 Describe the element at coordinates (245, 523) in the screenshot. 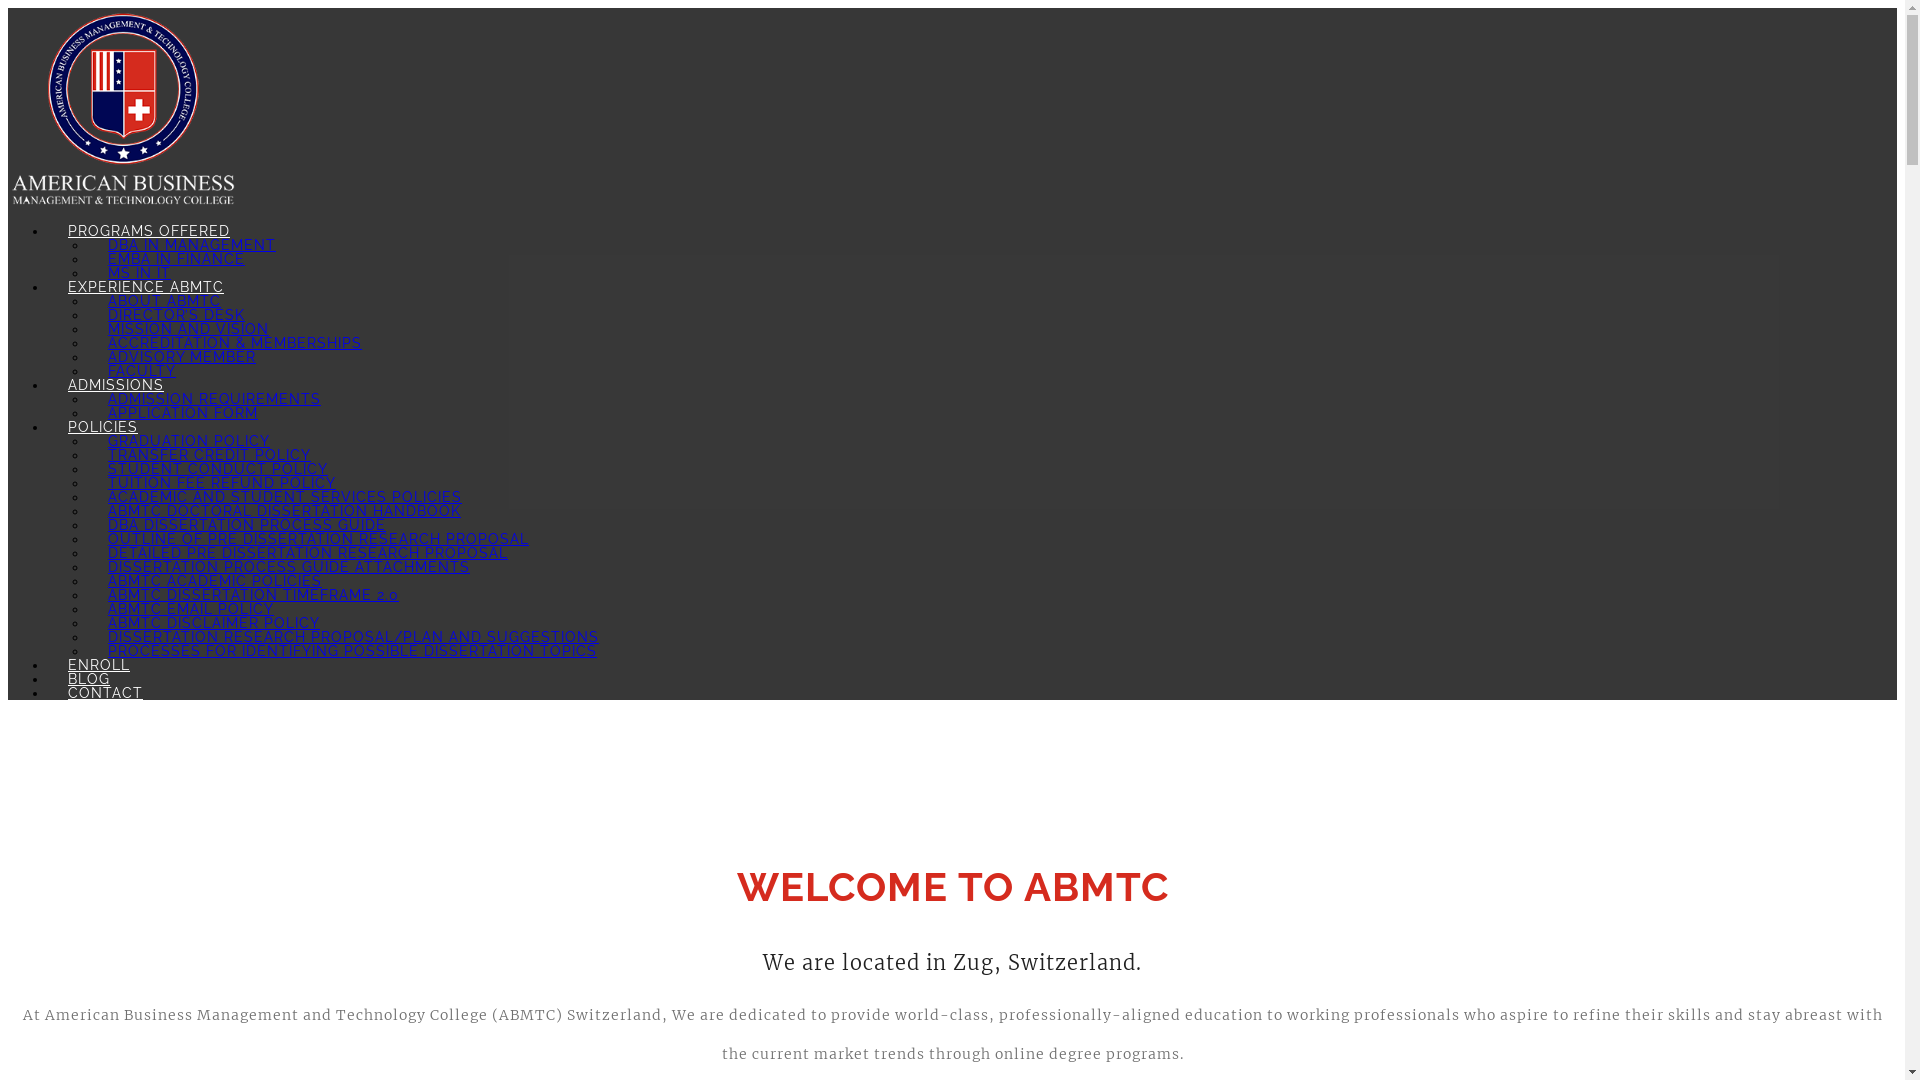

I see `'DBA DISSERTATION PROCESS GUIDE'` at that location.